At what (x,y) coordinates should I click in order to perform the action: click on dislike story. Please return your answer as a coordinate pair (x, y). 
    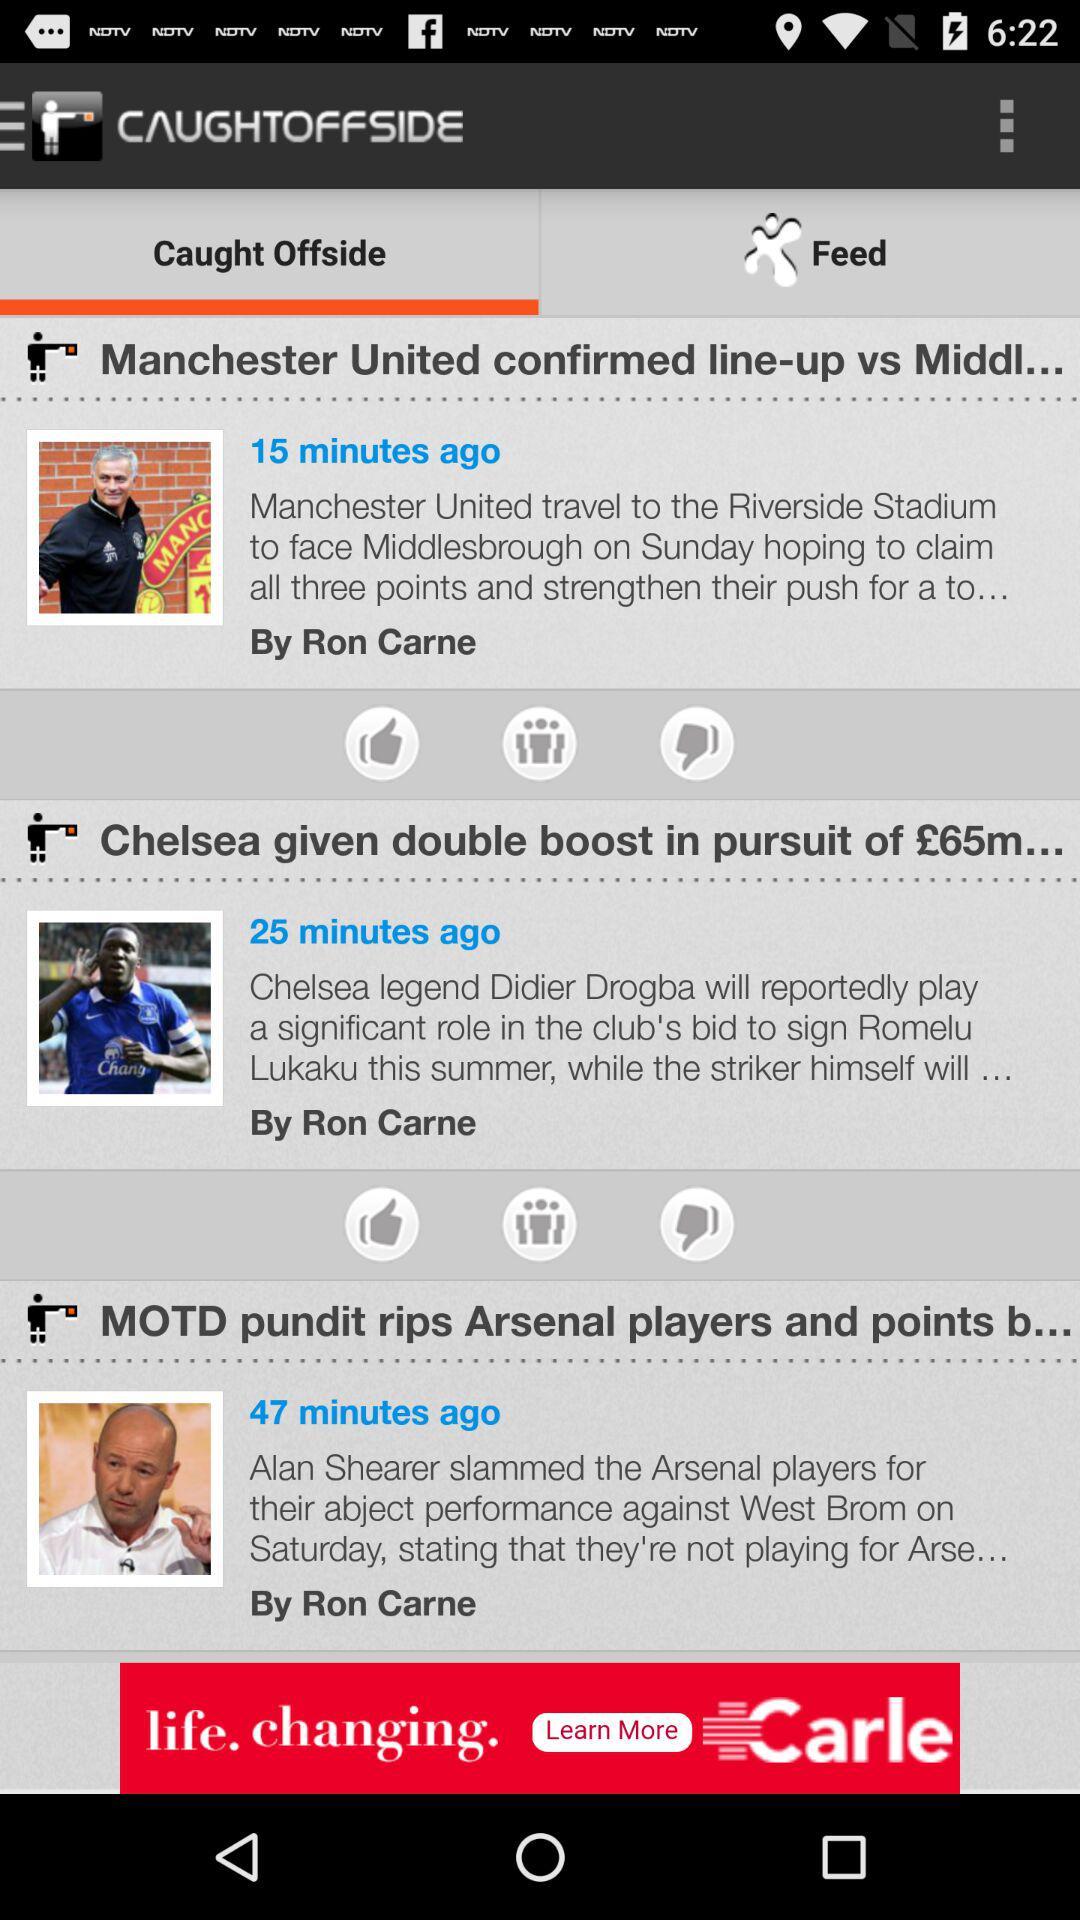
    Looking at the image, I should click on (696, 742).